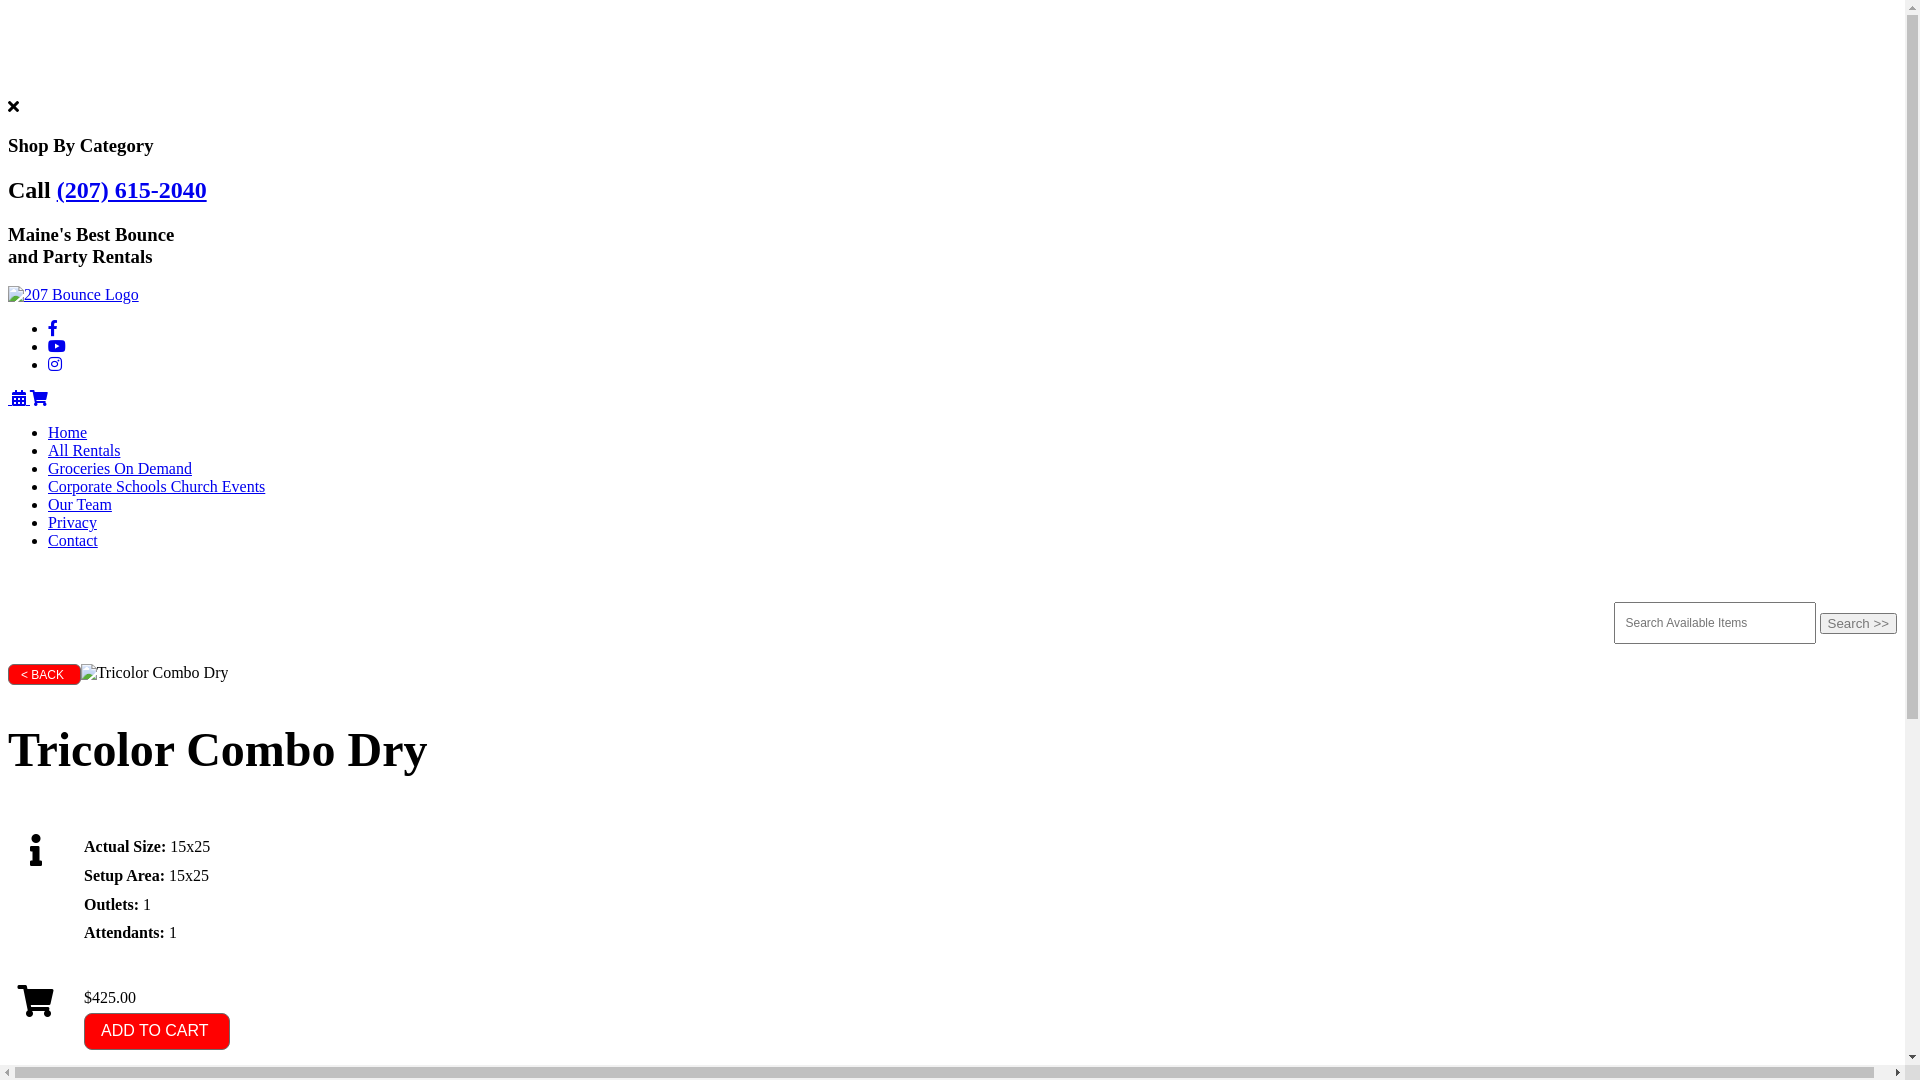 Image resolution: width=1920 pixels, height=1080 pixels. I want to click on '(207) 615-2040', so click(131, 189).